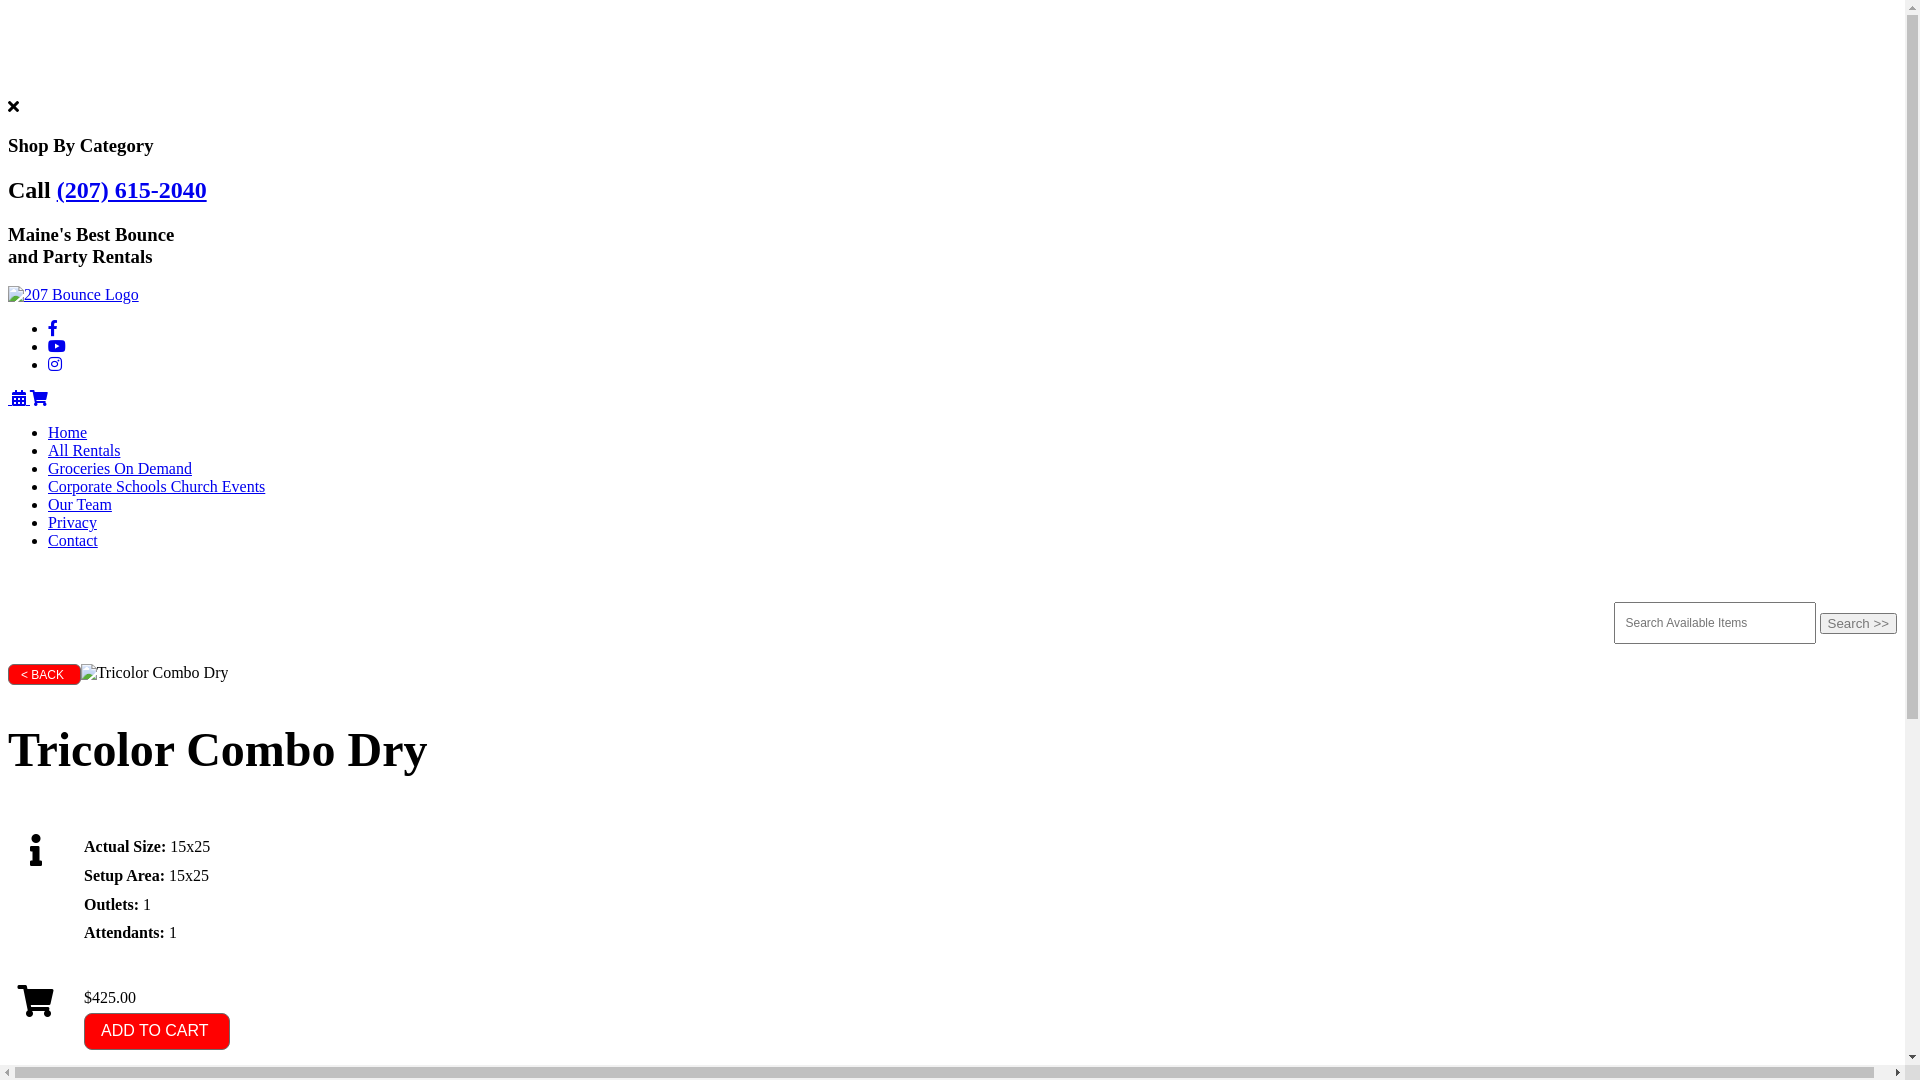 Image resolution: width=1920 pixels, height=1080 pixels. I want to click on '(207) 615-2040', so click(131, 189).